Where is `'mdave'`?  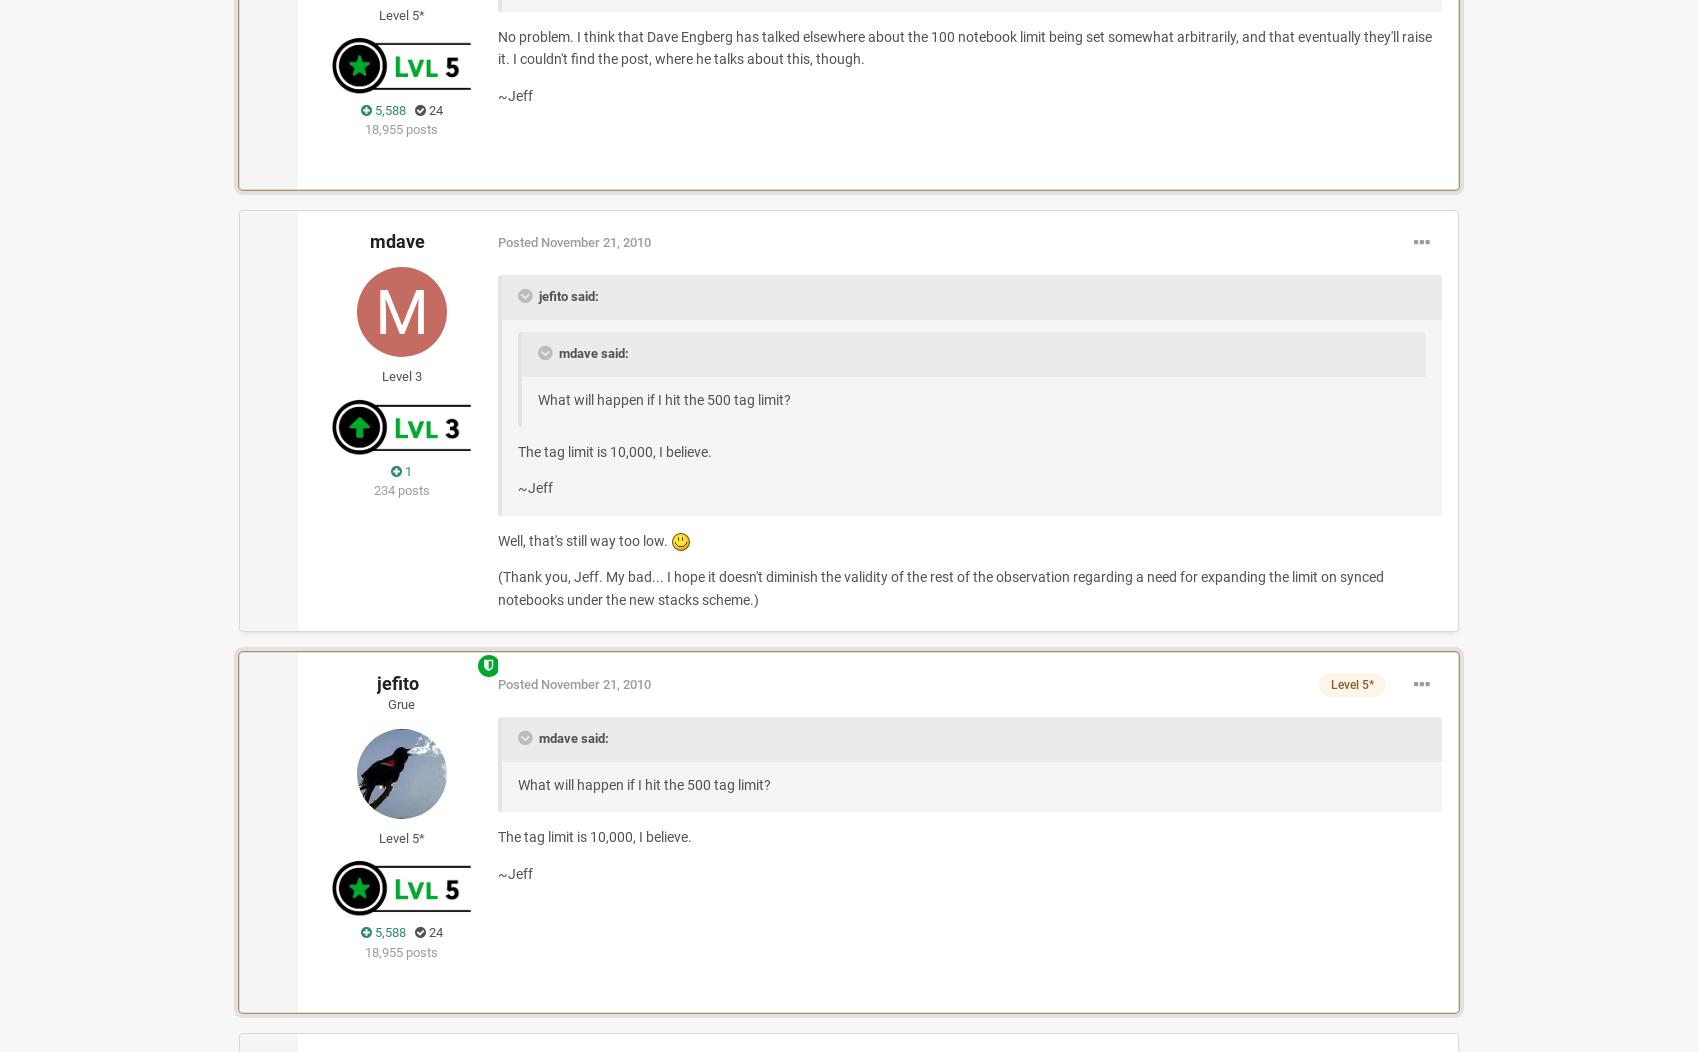 'mdave' is located at coordinates (397, 240).